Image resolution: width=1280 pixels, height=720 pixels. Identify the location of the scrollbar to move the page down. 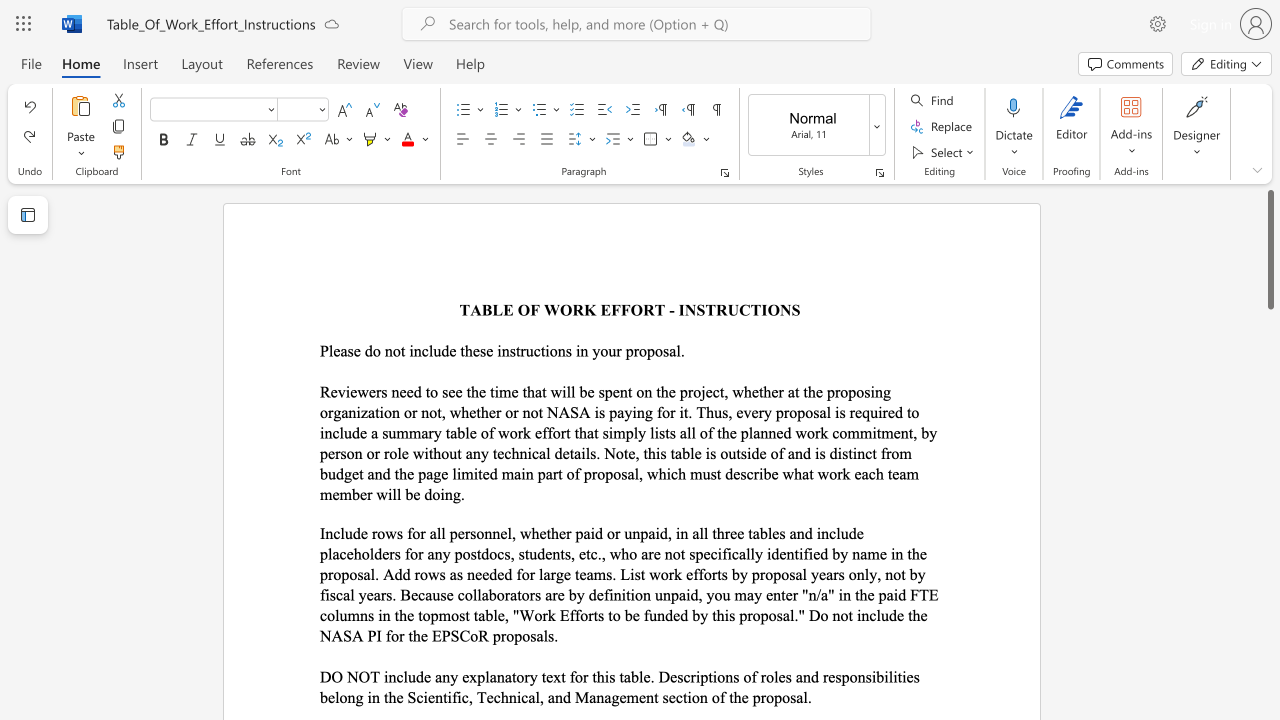
(1269, 390).